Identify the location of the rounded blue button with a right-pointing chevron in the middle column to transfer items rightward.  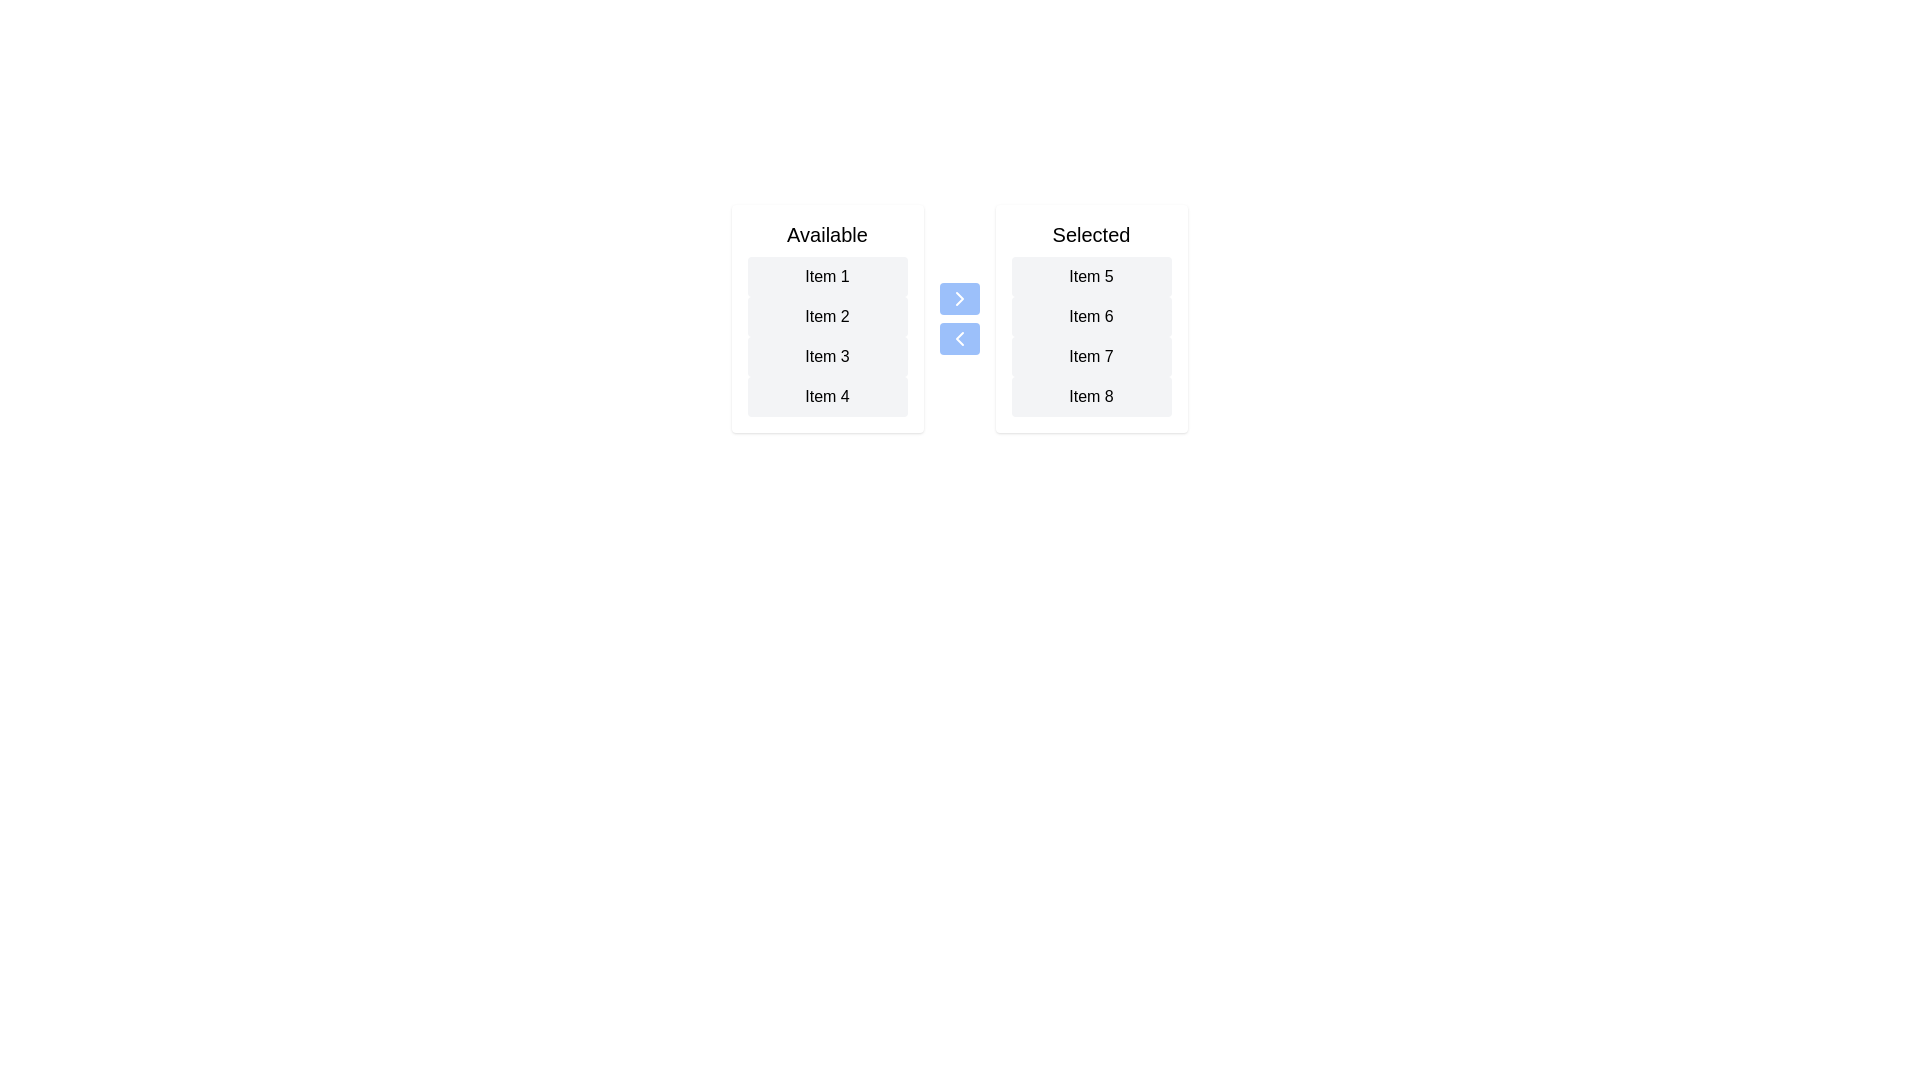
(958, 299).